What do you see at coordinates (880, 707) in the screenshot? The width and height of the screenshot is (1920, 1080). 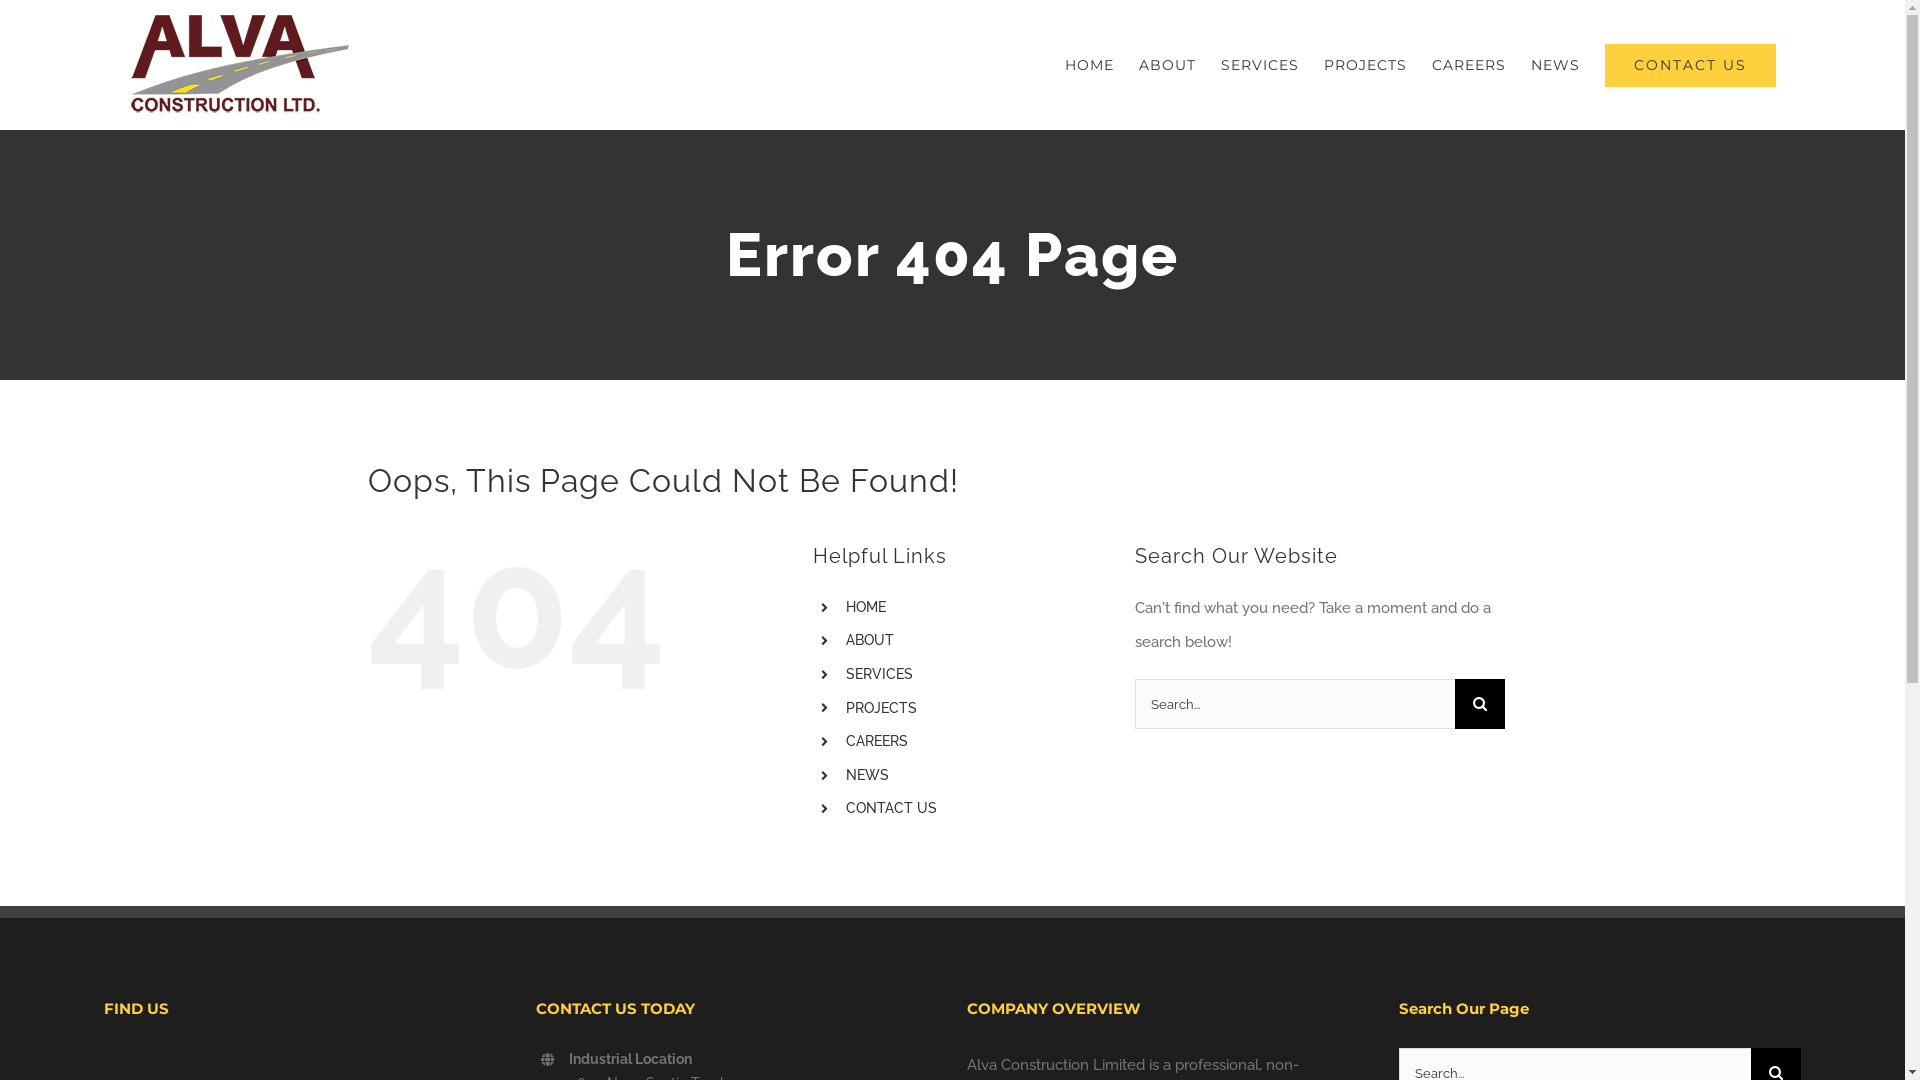 I see `'PROJECTS'` at bounding box center [880, 707].